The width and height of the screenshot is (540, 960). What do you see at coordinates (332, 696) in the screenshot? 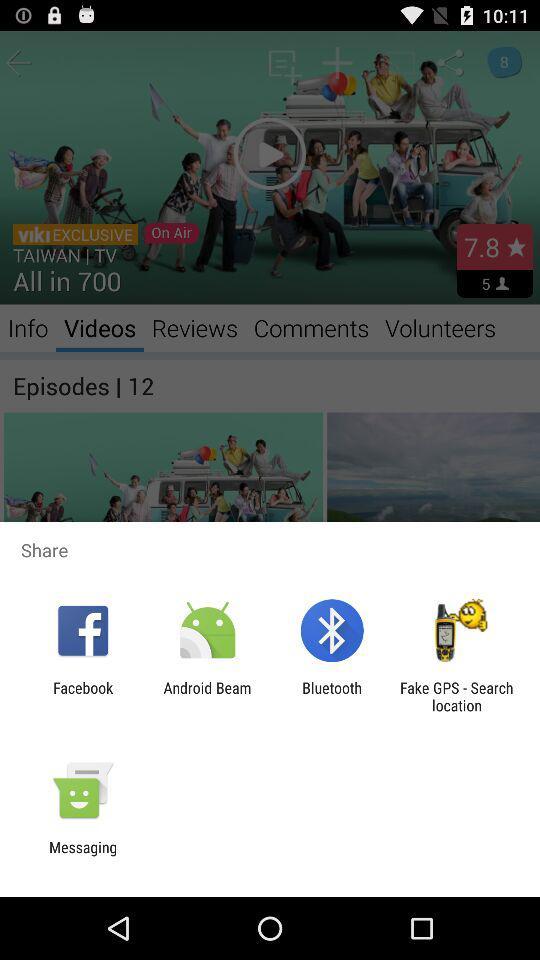
I see `the item to the right of the android beam icon` at bounding box center [332, 696].